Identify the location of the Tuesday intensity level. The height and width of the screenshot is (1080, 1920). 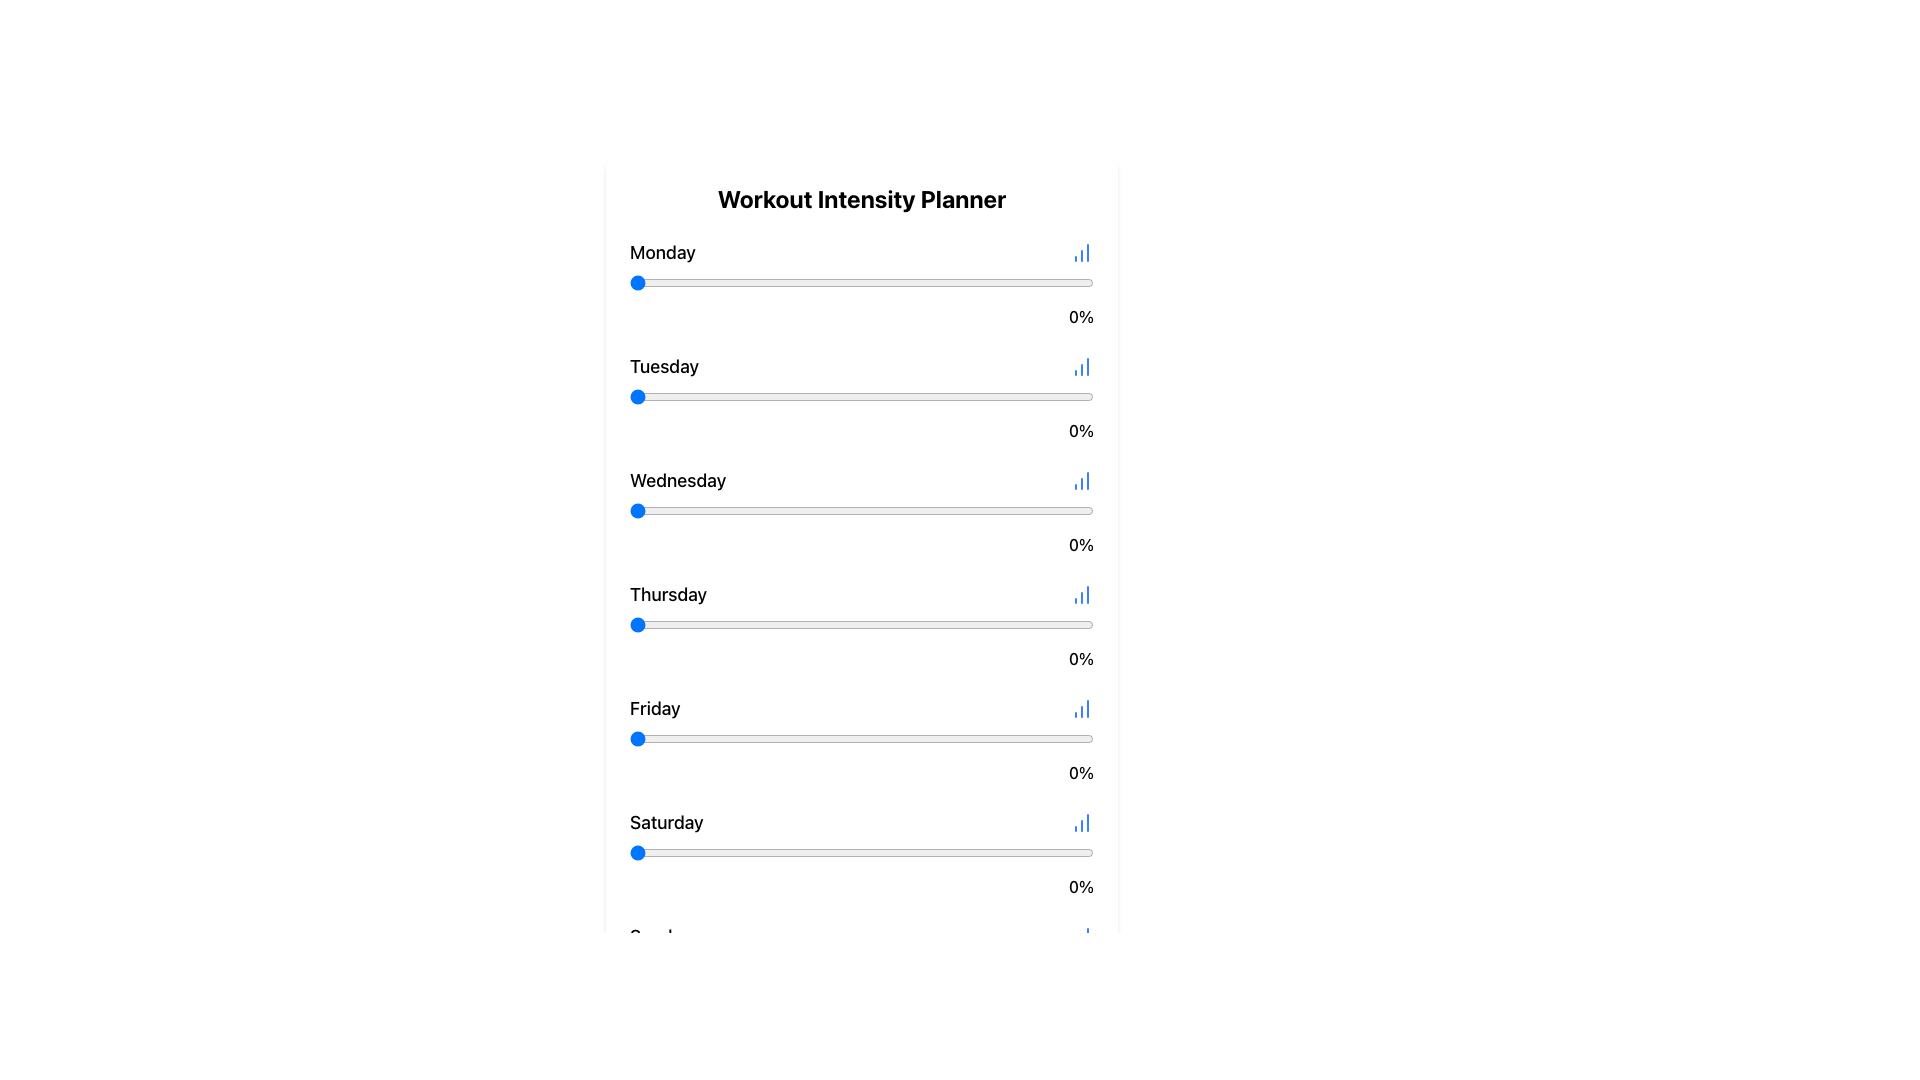
(1074, 397).